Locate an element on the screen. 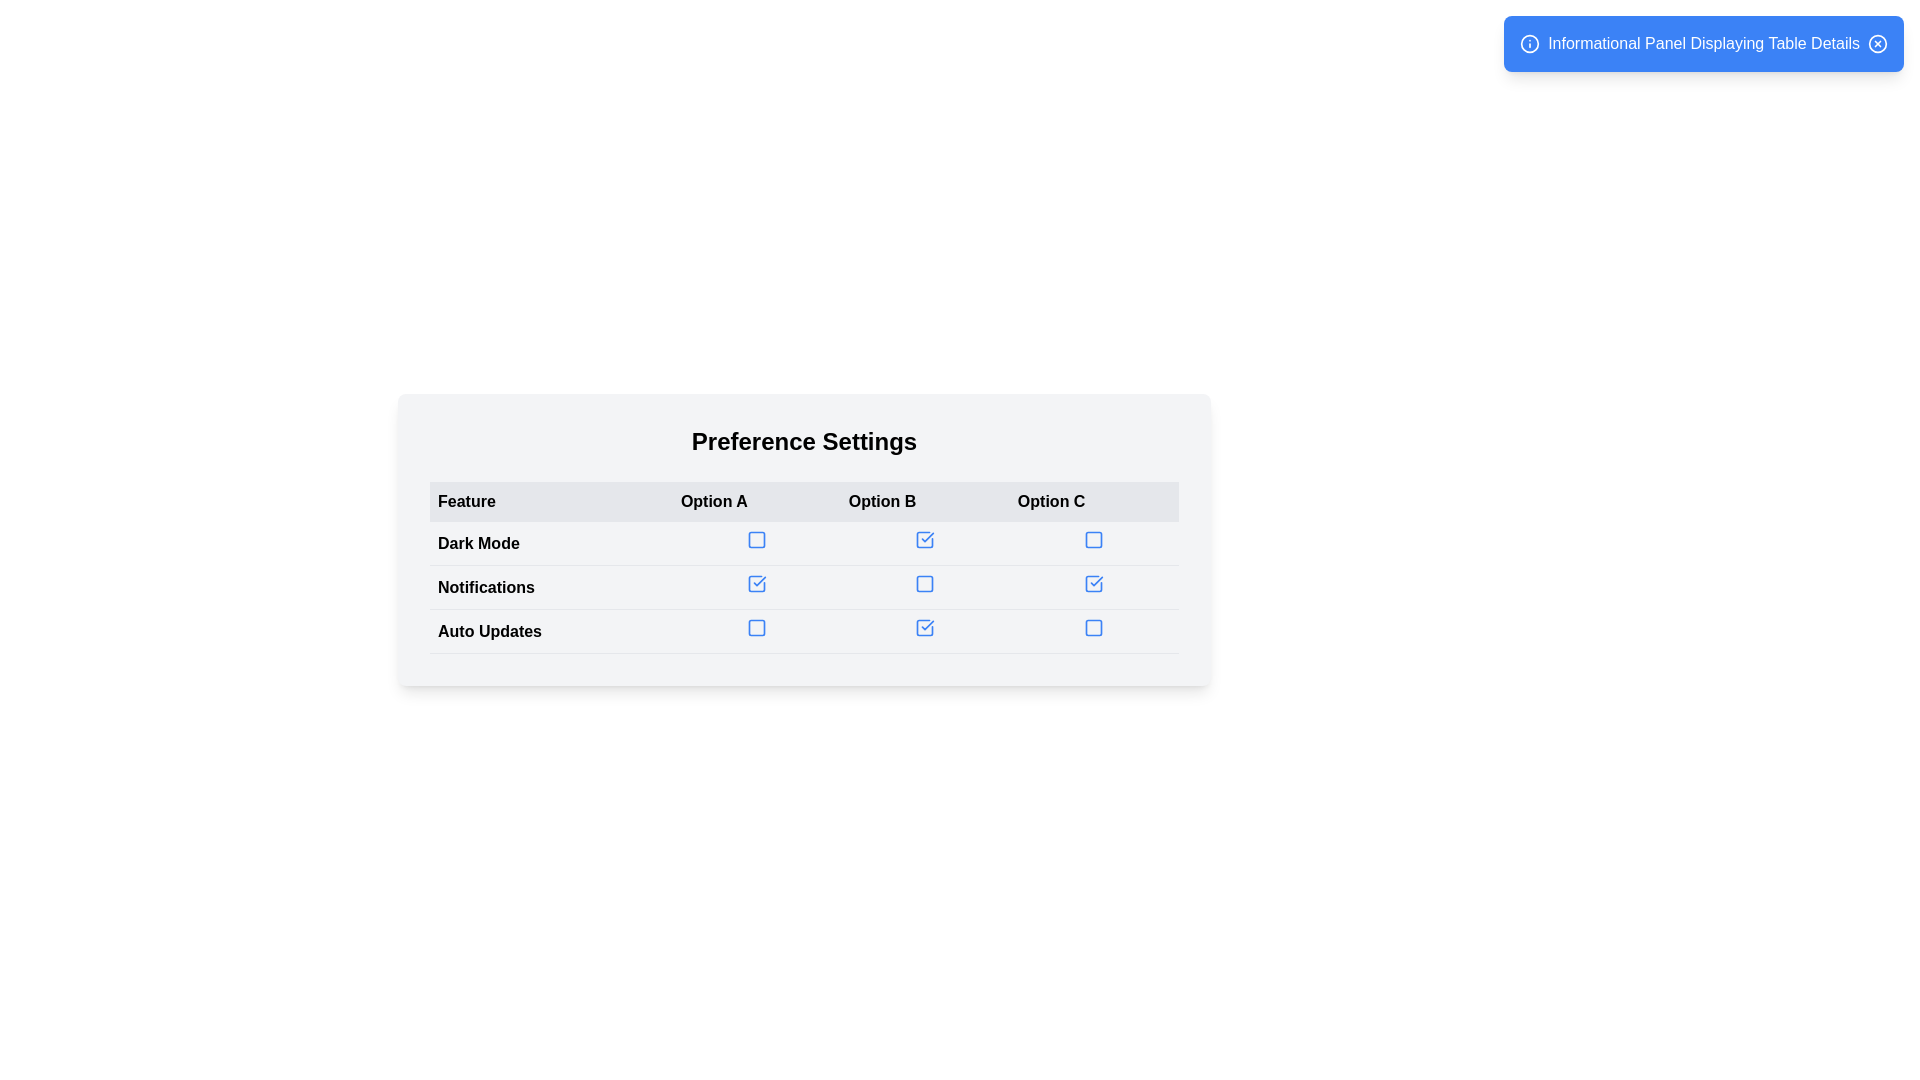  the checkbox styled with a blue border containing a checkmark icon, located under 'Preference Settings' in the 'Option B' column and 'Dark Mode' row is located at coordinates (924, 540).